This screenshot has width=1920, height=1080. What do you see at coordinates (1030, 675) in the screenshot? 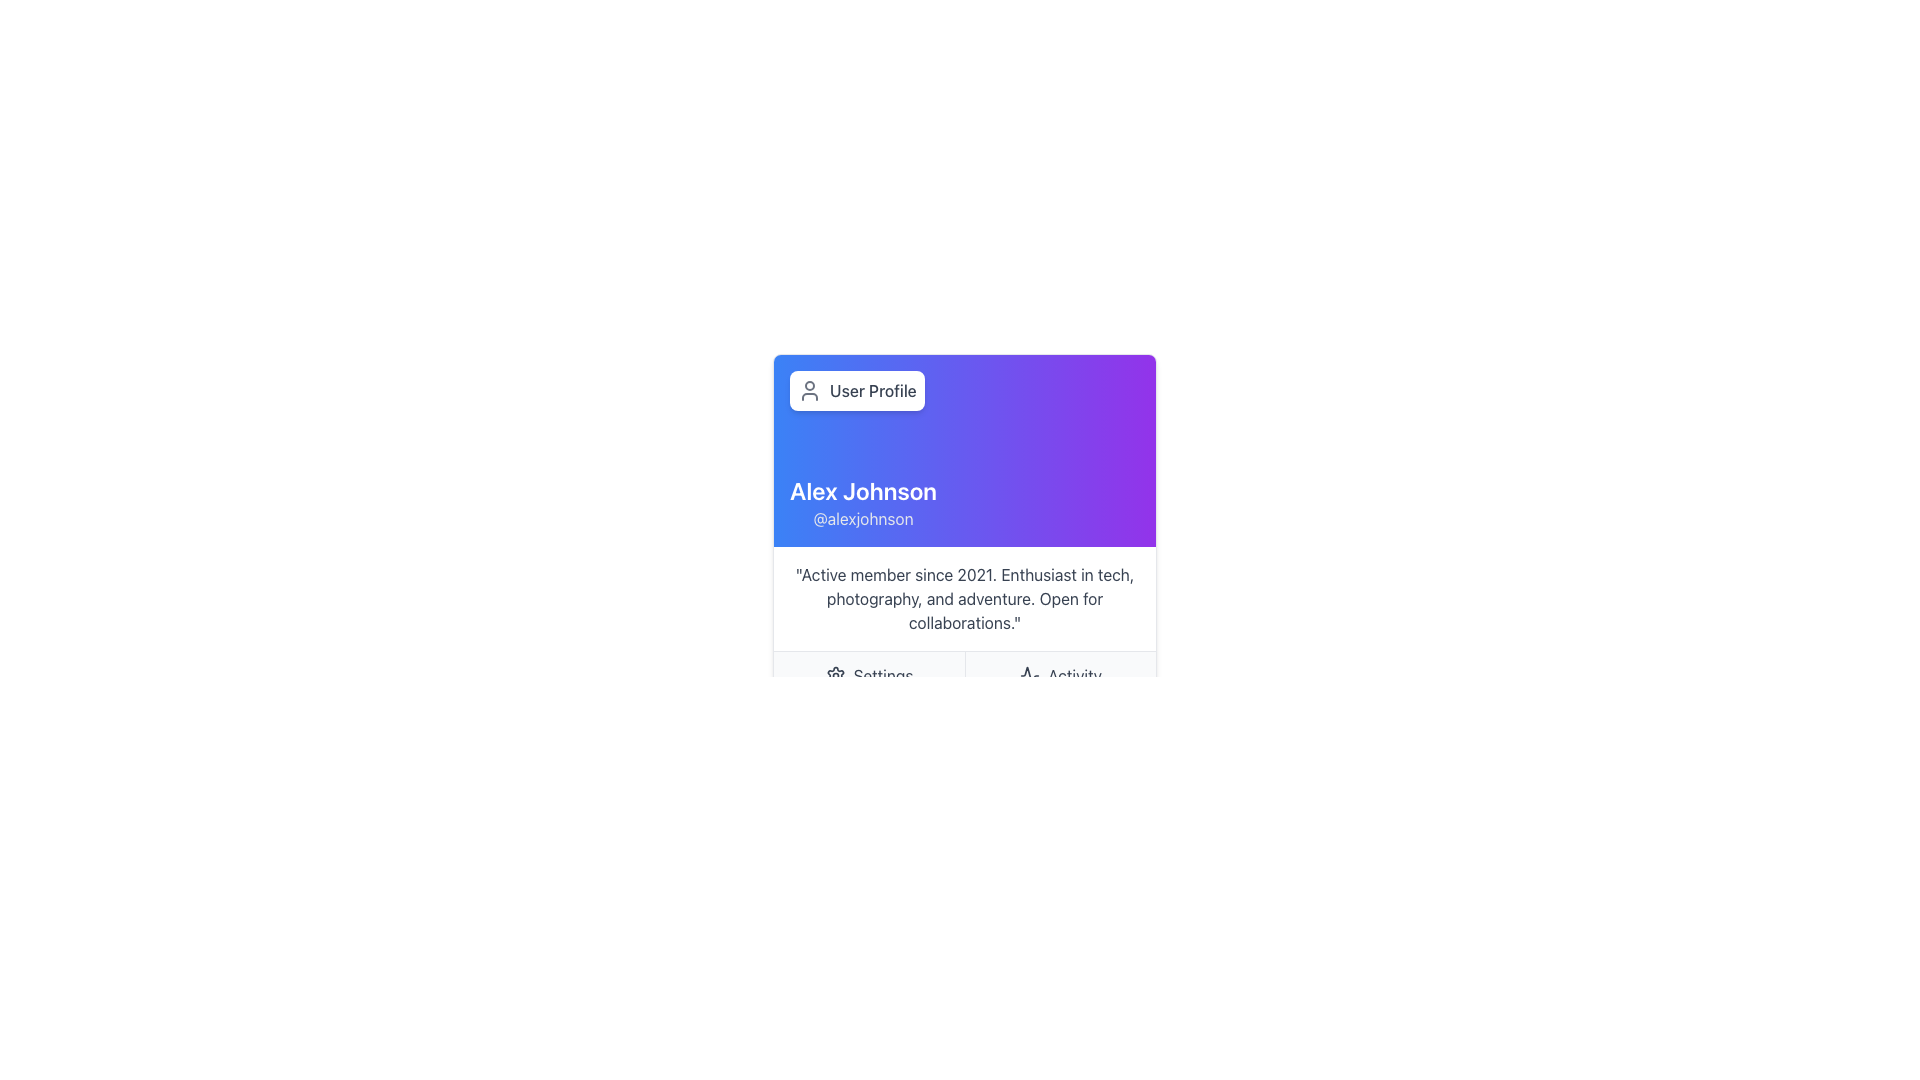
I see `the appearance of the 'Activity' icon located to the left of the text within the menu item` at bounding box center [1030, 675].